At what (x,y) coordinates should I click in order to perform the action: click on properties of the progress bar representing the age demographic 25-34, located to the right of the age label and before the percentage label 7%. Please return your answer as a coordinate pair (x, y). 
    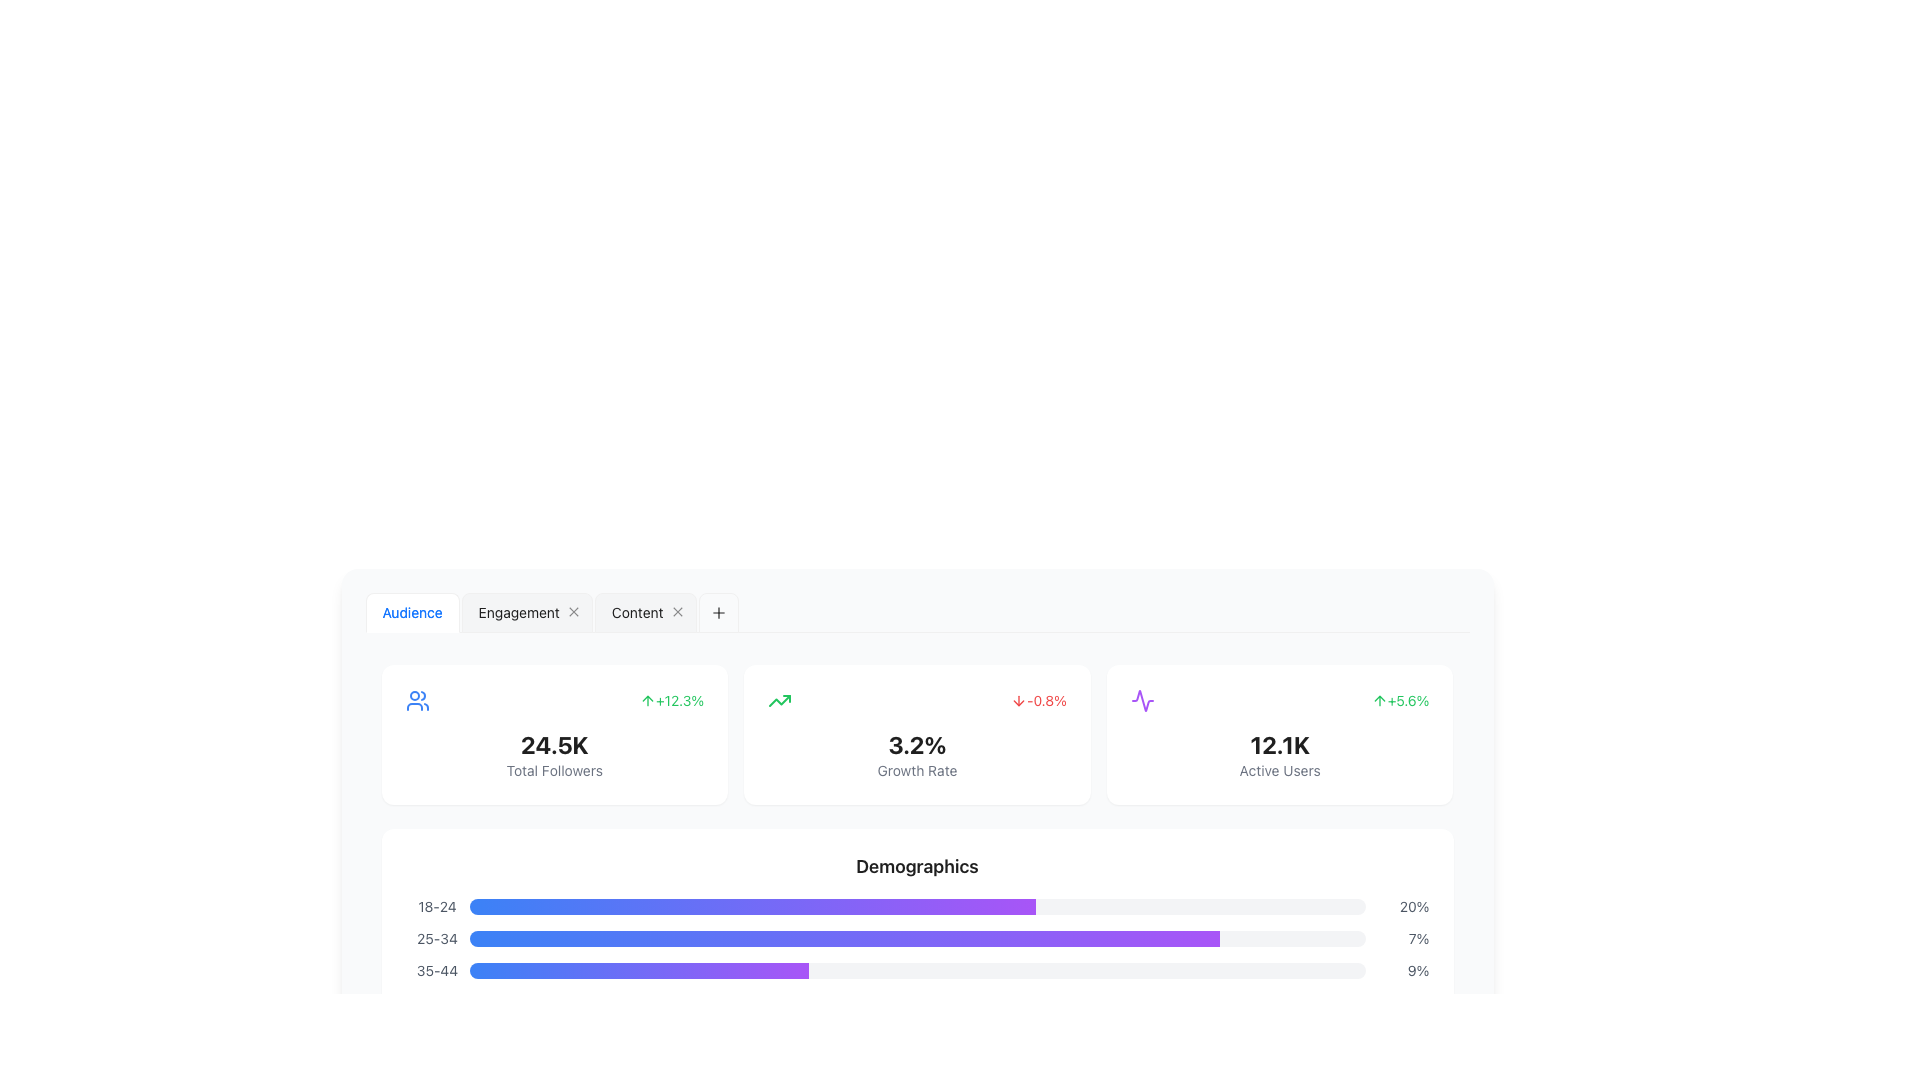
    Looking at the image, I should click on (916, 938).